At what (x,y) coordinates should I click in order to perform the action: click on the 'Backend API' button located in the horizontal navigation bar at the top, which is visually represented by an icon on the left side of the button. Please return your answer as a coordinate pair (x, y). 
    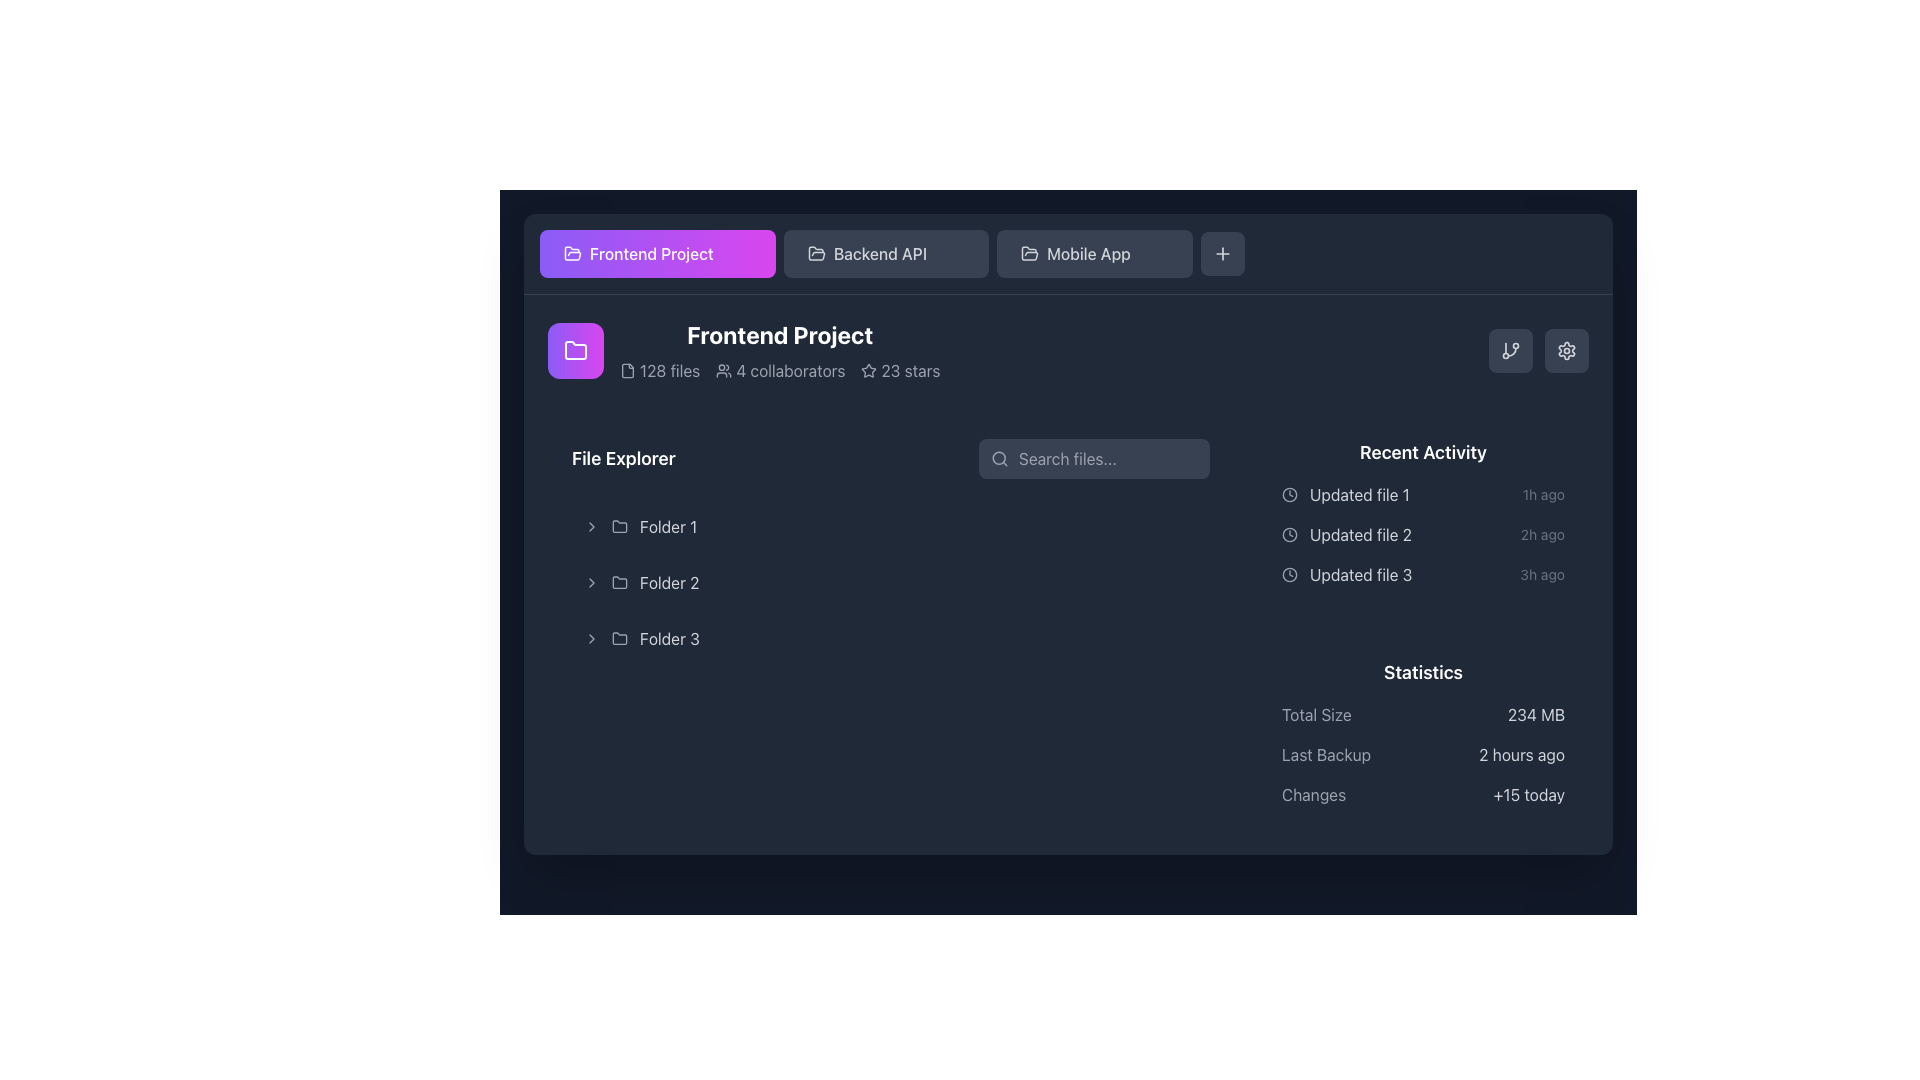
    Looking at the image, I should click on (816, 253).